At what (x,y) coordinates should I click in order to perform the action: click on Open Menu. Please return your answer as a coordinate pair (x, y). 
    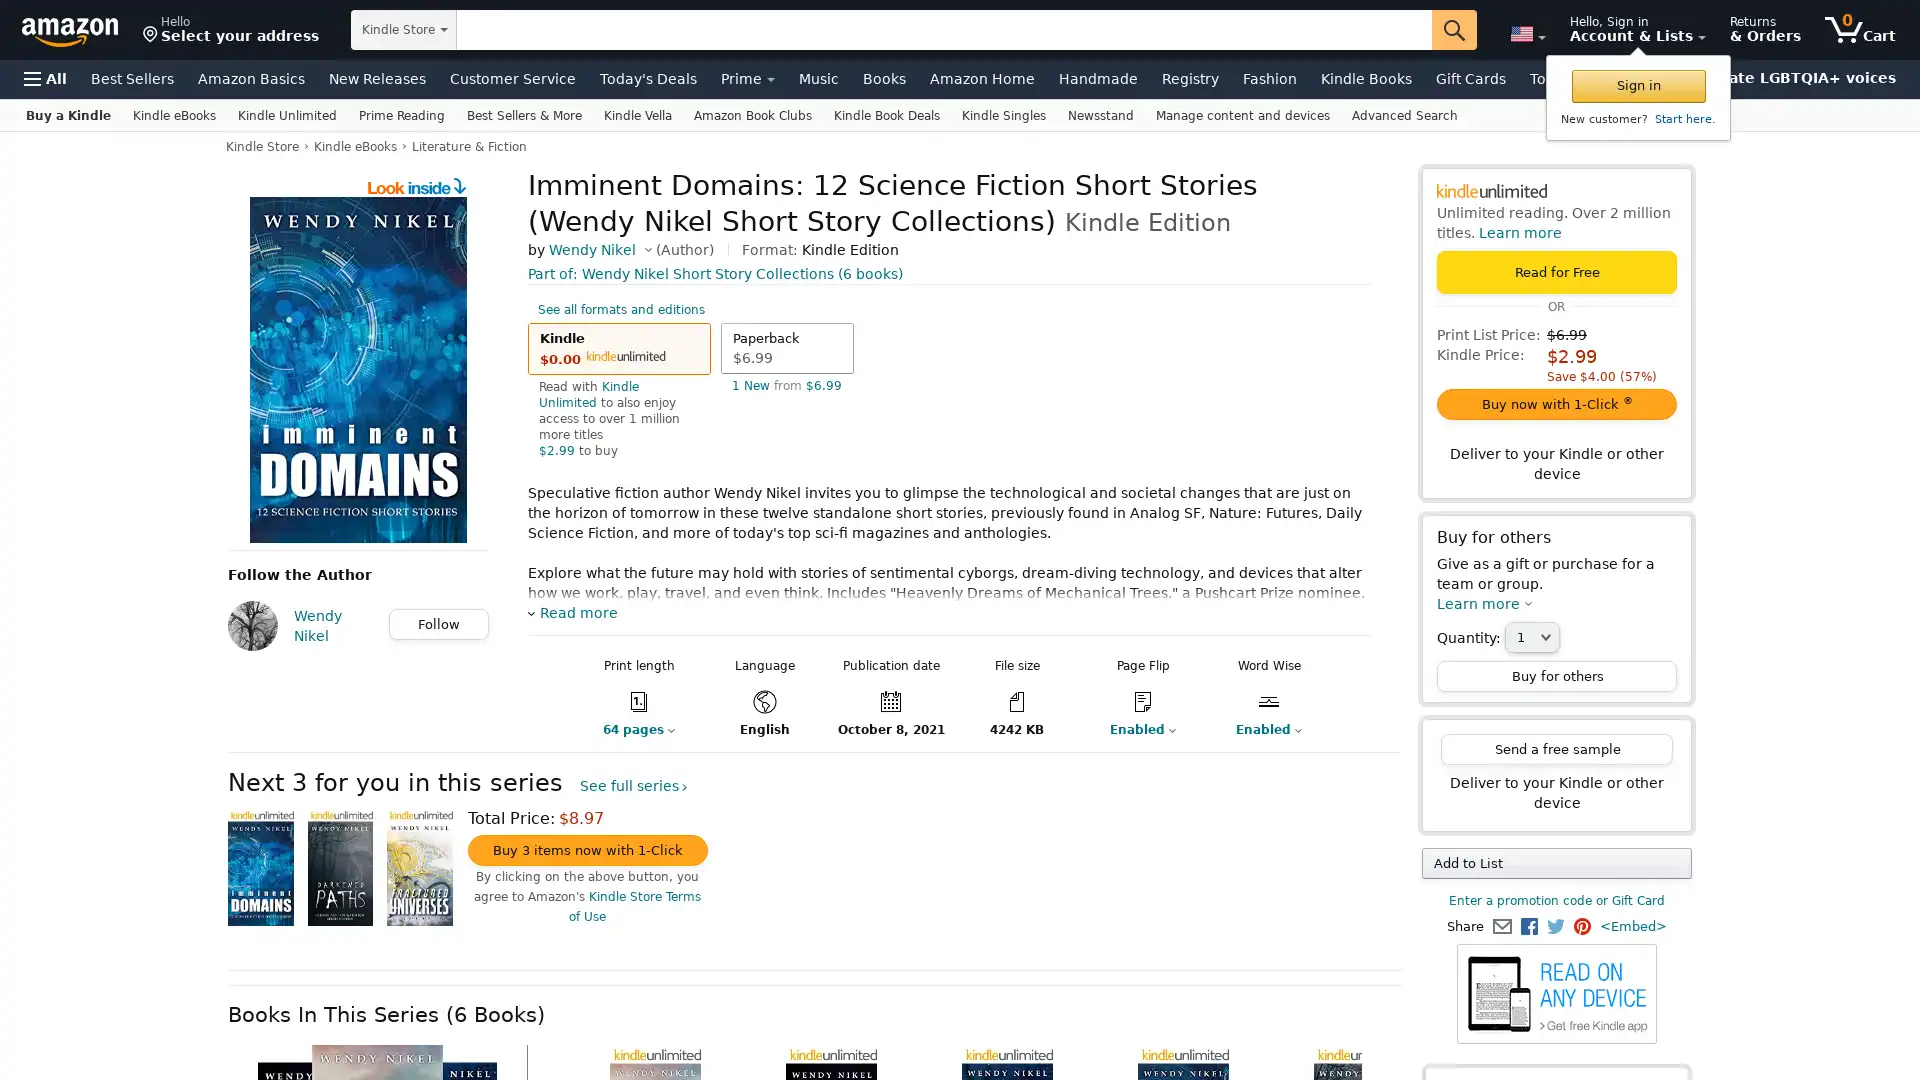
    Looking at the image, I should click on (45, 77).